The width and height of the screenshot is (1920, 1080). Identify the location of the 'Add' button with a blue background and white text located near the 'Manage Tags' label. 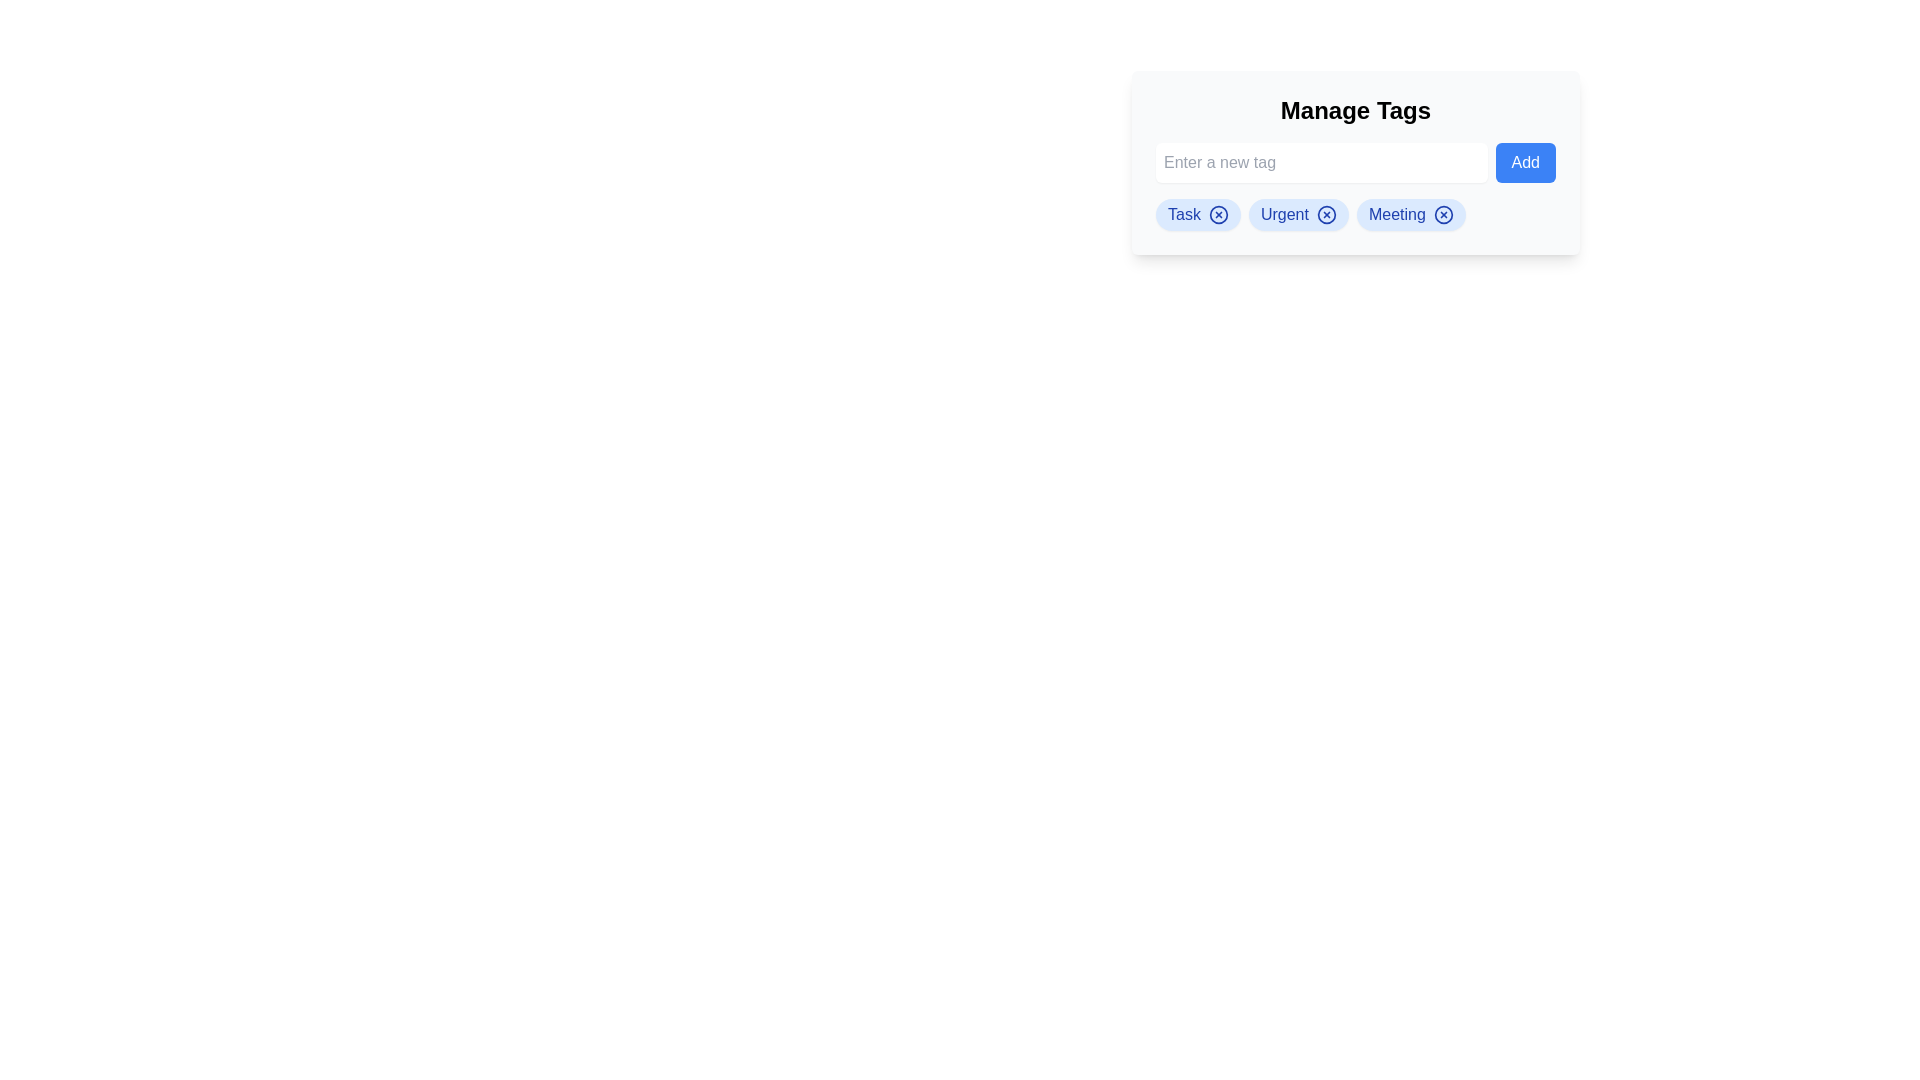
(1524, 161).